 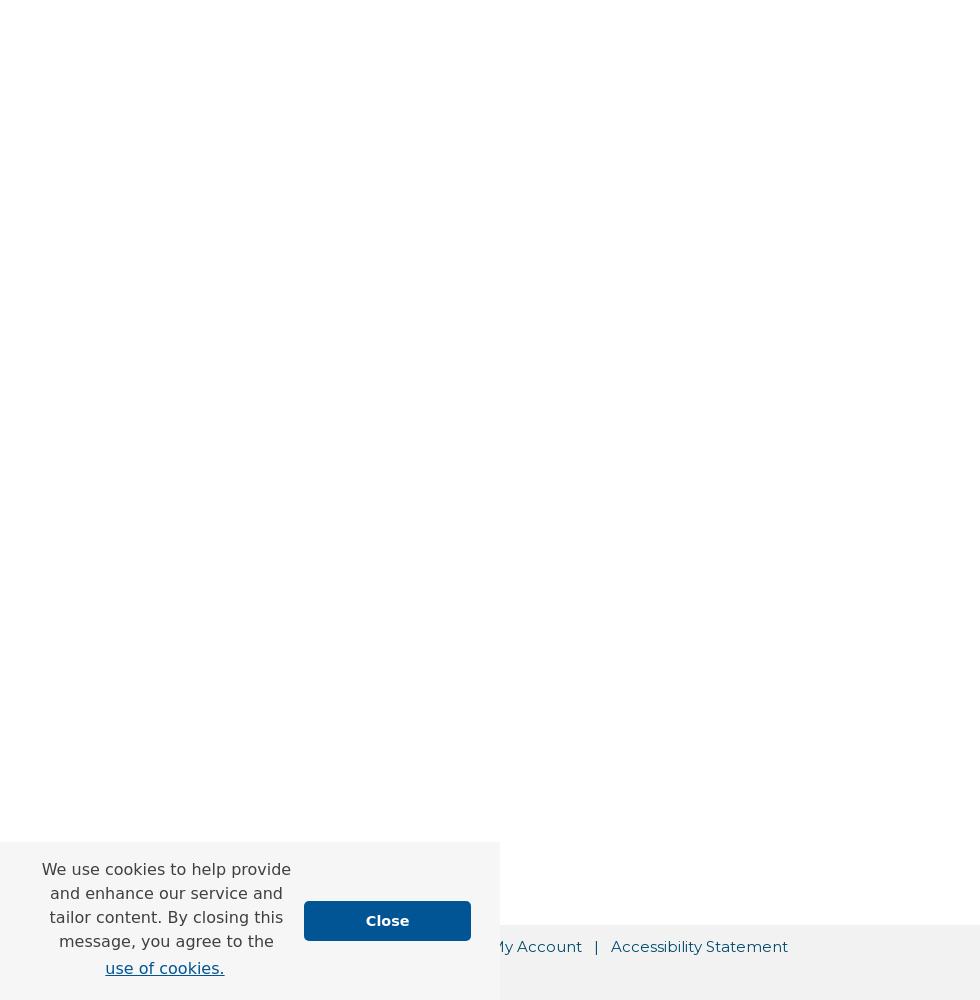 I want to click on 'FAQ', so click(x=444, y=945).